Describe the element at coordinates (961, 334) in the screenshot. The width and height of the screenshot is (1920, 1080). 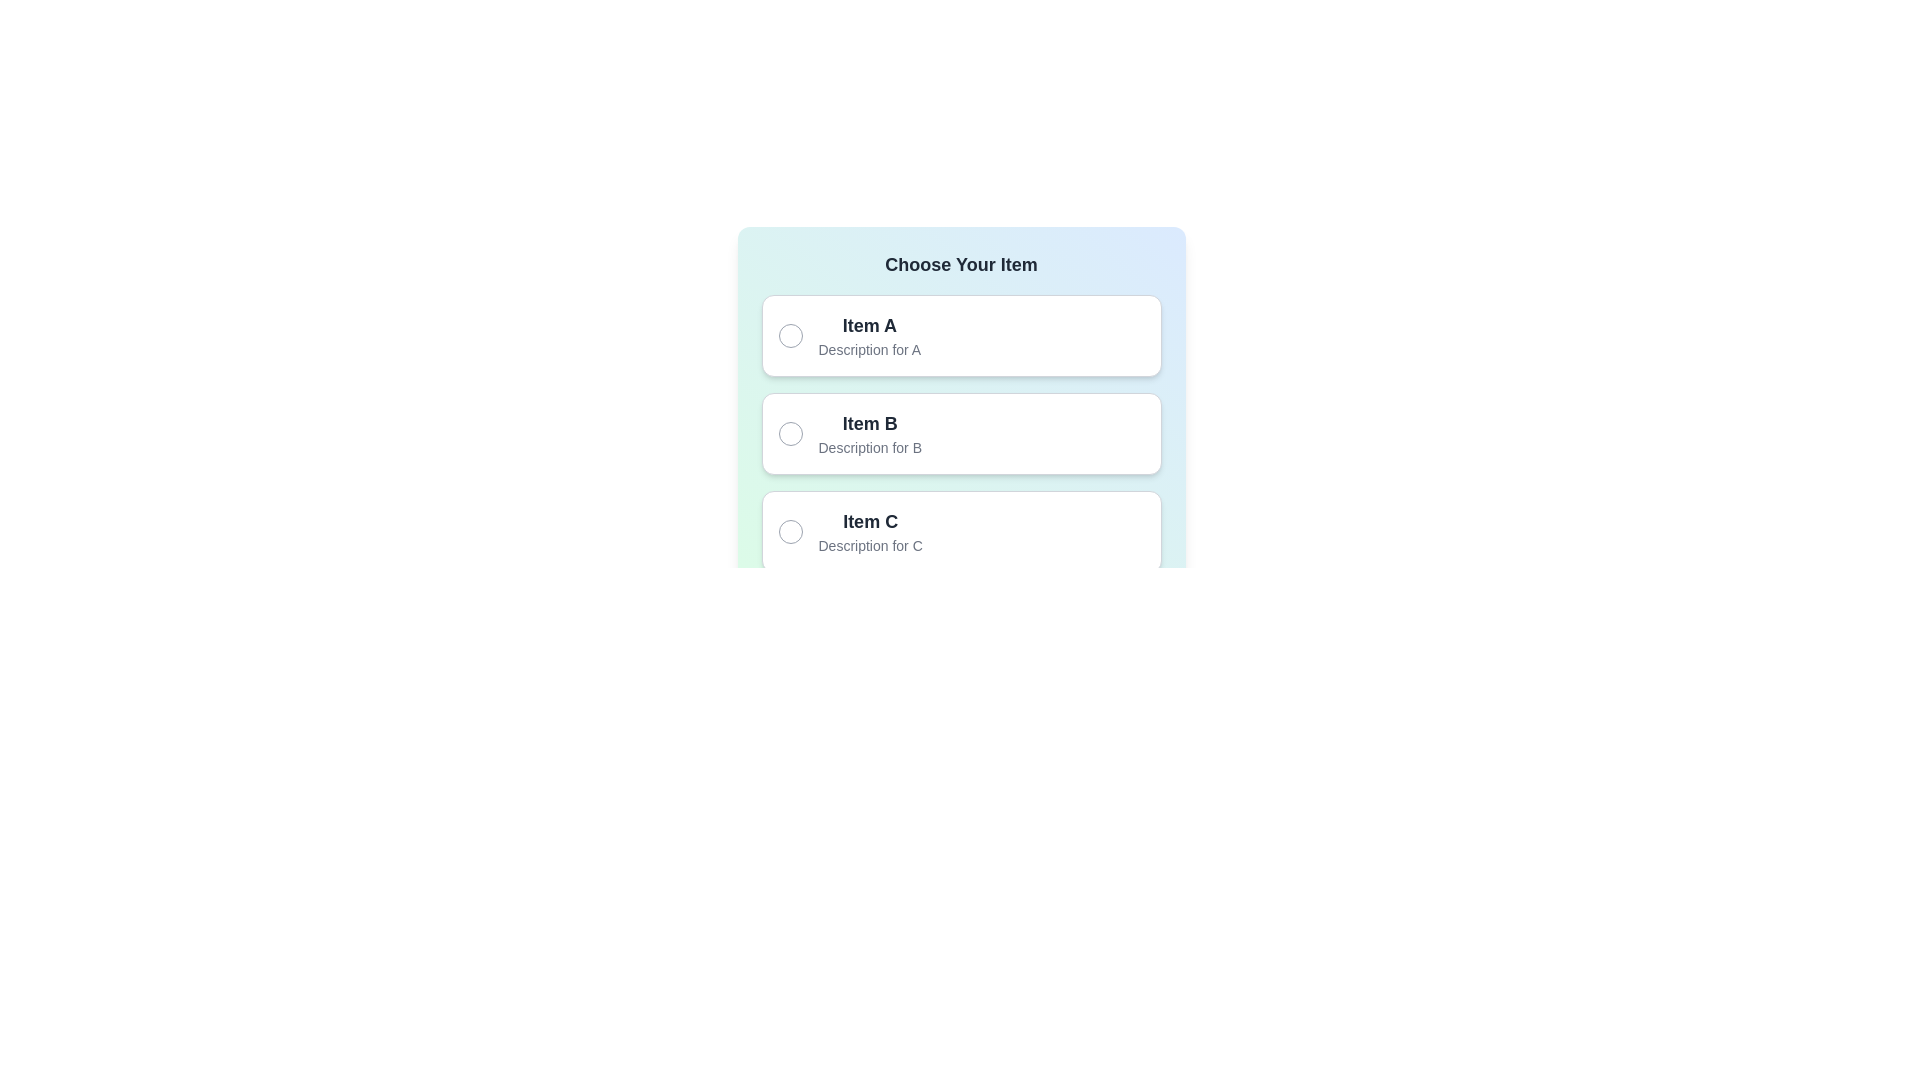
I see `the radio button on the first selectable list item labeled 'Item A'` at that location.